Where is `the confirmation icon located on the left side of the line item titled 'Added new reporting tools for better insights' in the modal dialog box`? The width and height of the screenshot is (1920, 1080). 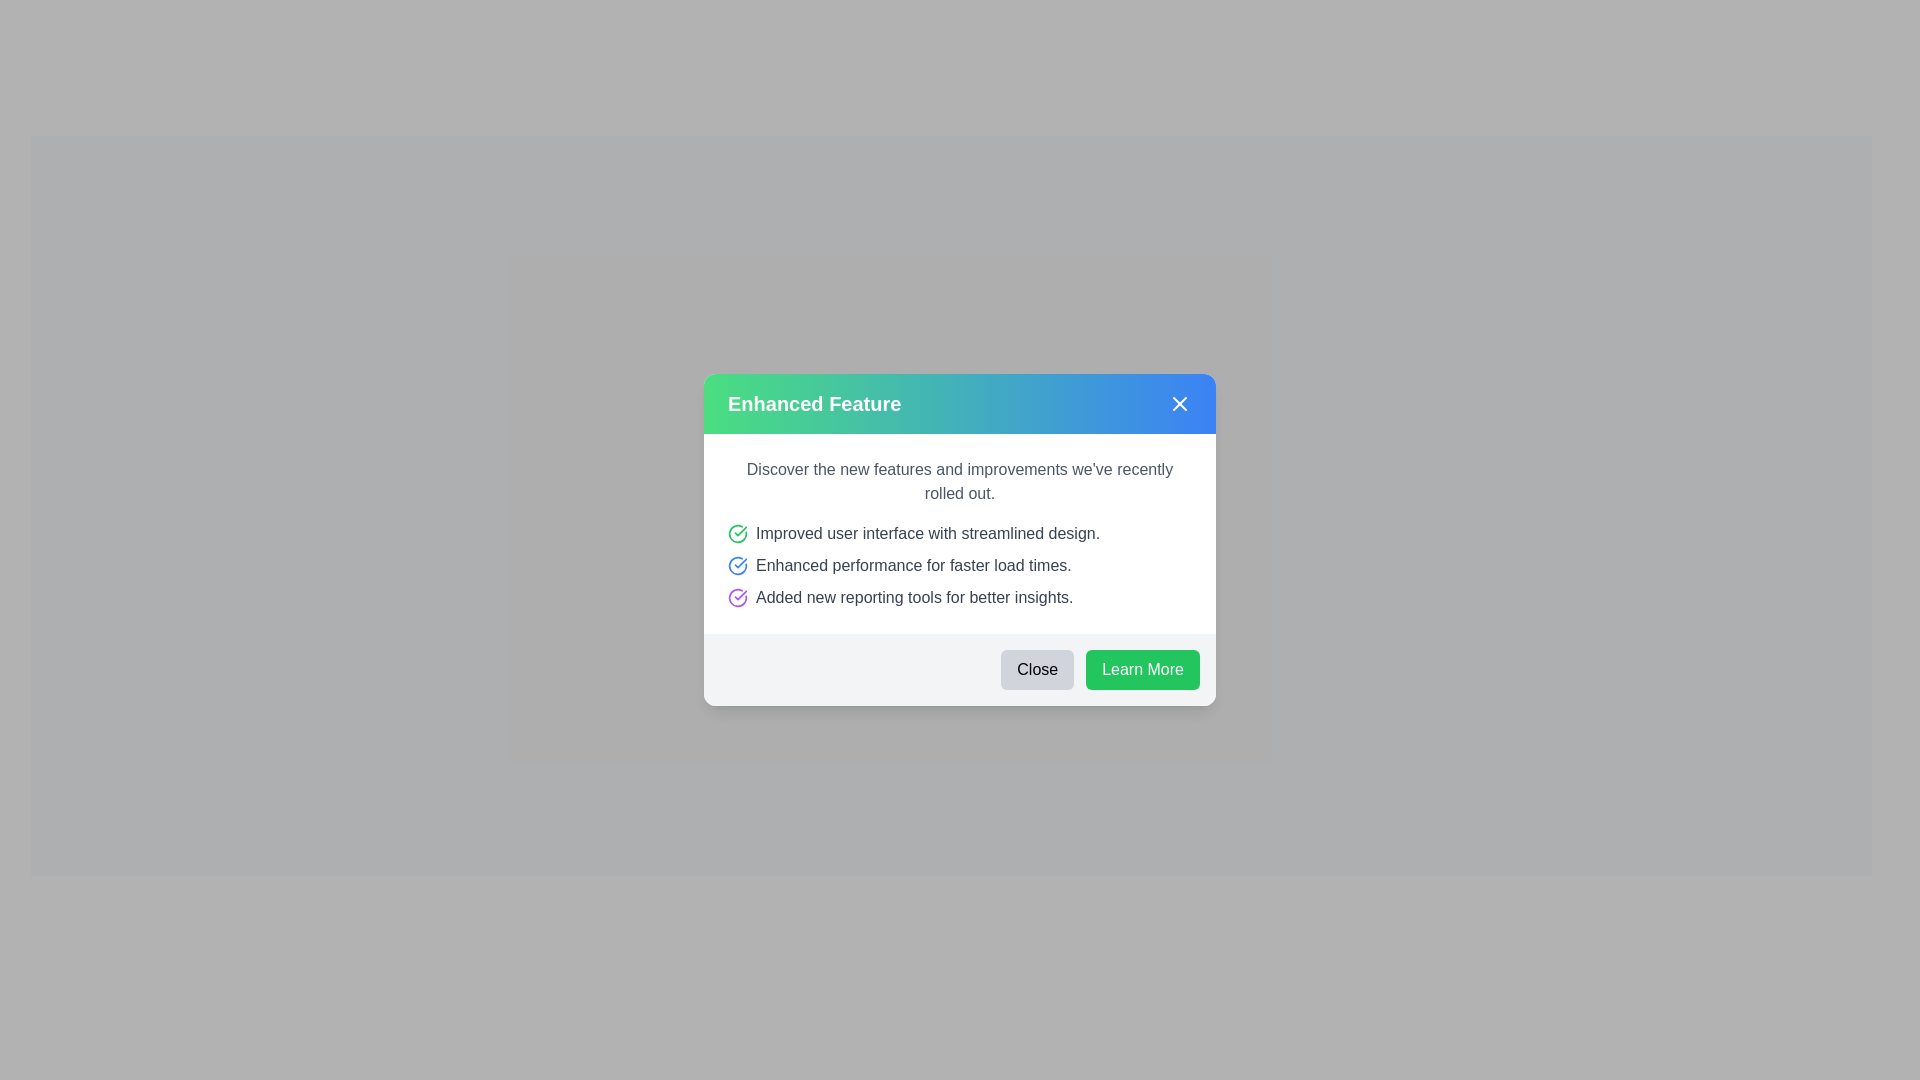
the confirmation icon located on the left side of the line item titled 'Added new reporting tools for better insights' in the modal dialog box is located at coordinates (737, 596).